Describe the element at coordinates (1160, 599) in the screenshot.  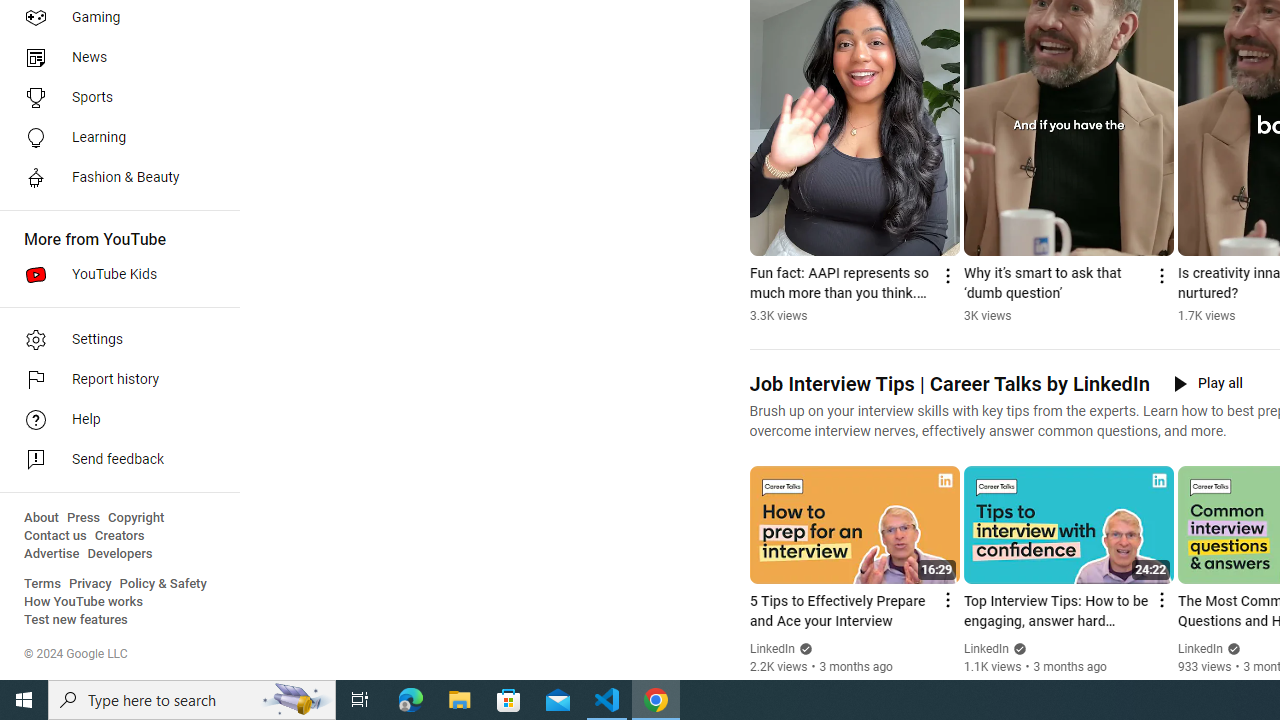
I see `'Action menu'` at that location.